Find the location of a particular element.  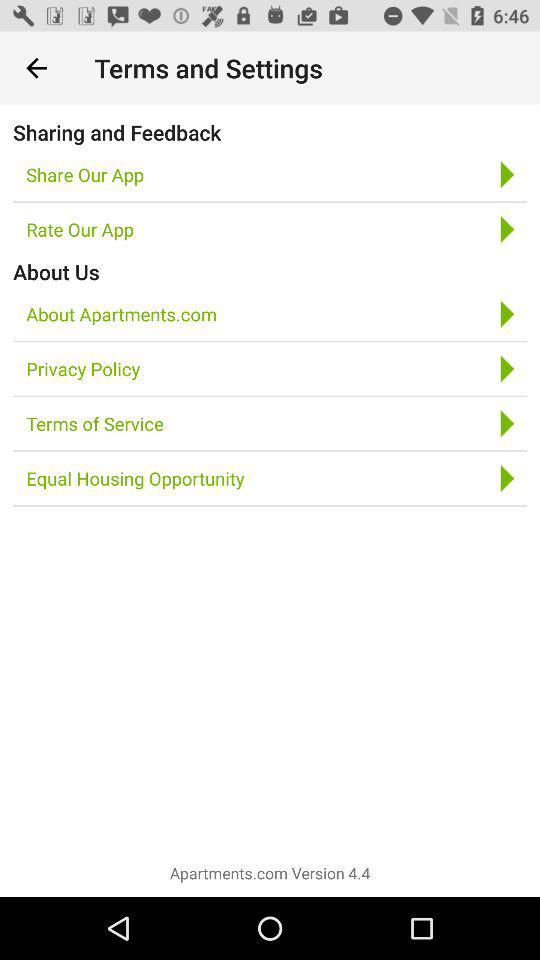

icon above share our app is located at coordinates (117, 131).